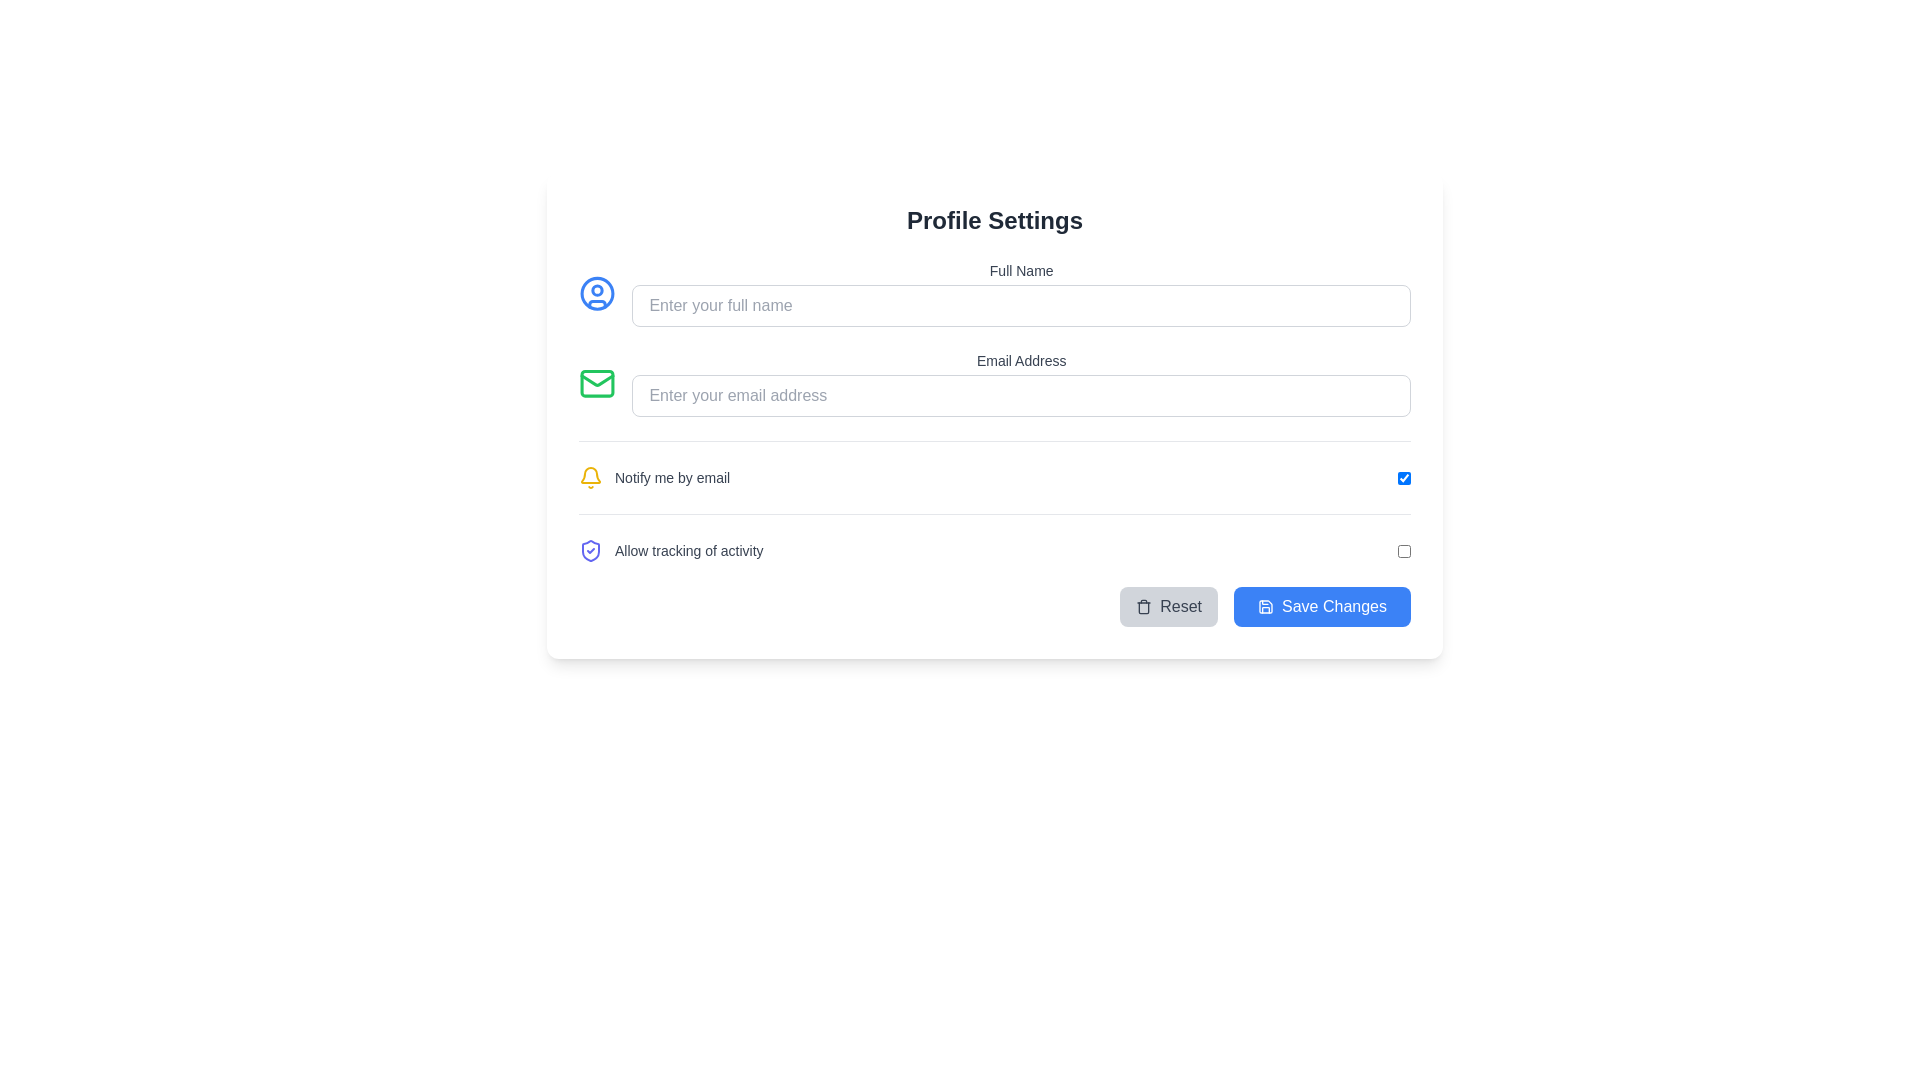 This screenshot has height=1080, width=1920. Describe the element at coordinates (596, 290) in the screenshot. I see `the medium-sized circle within the larger user icon on the left side of the 'Profile Settings' area` at that location.